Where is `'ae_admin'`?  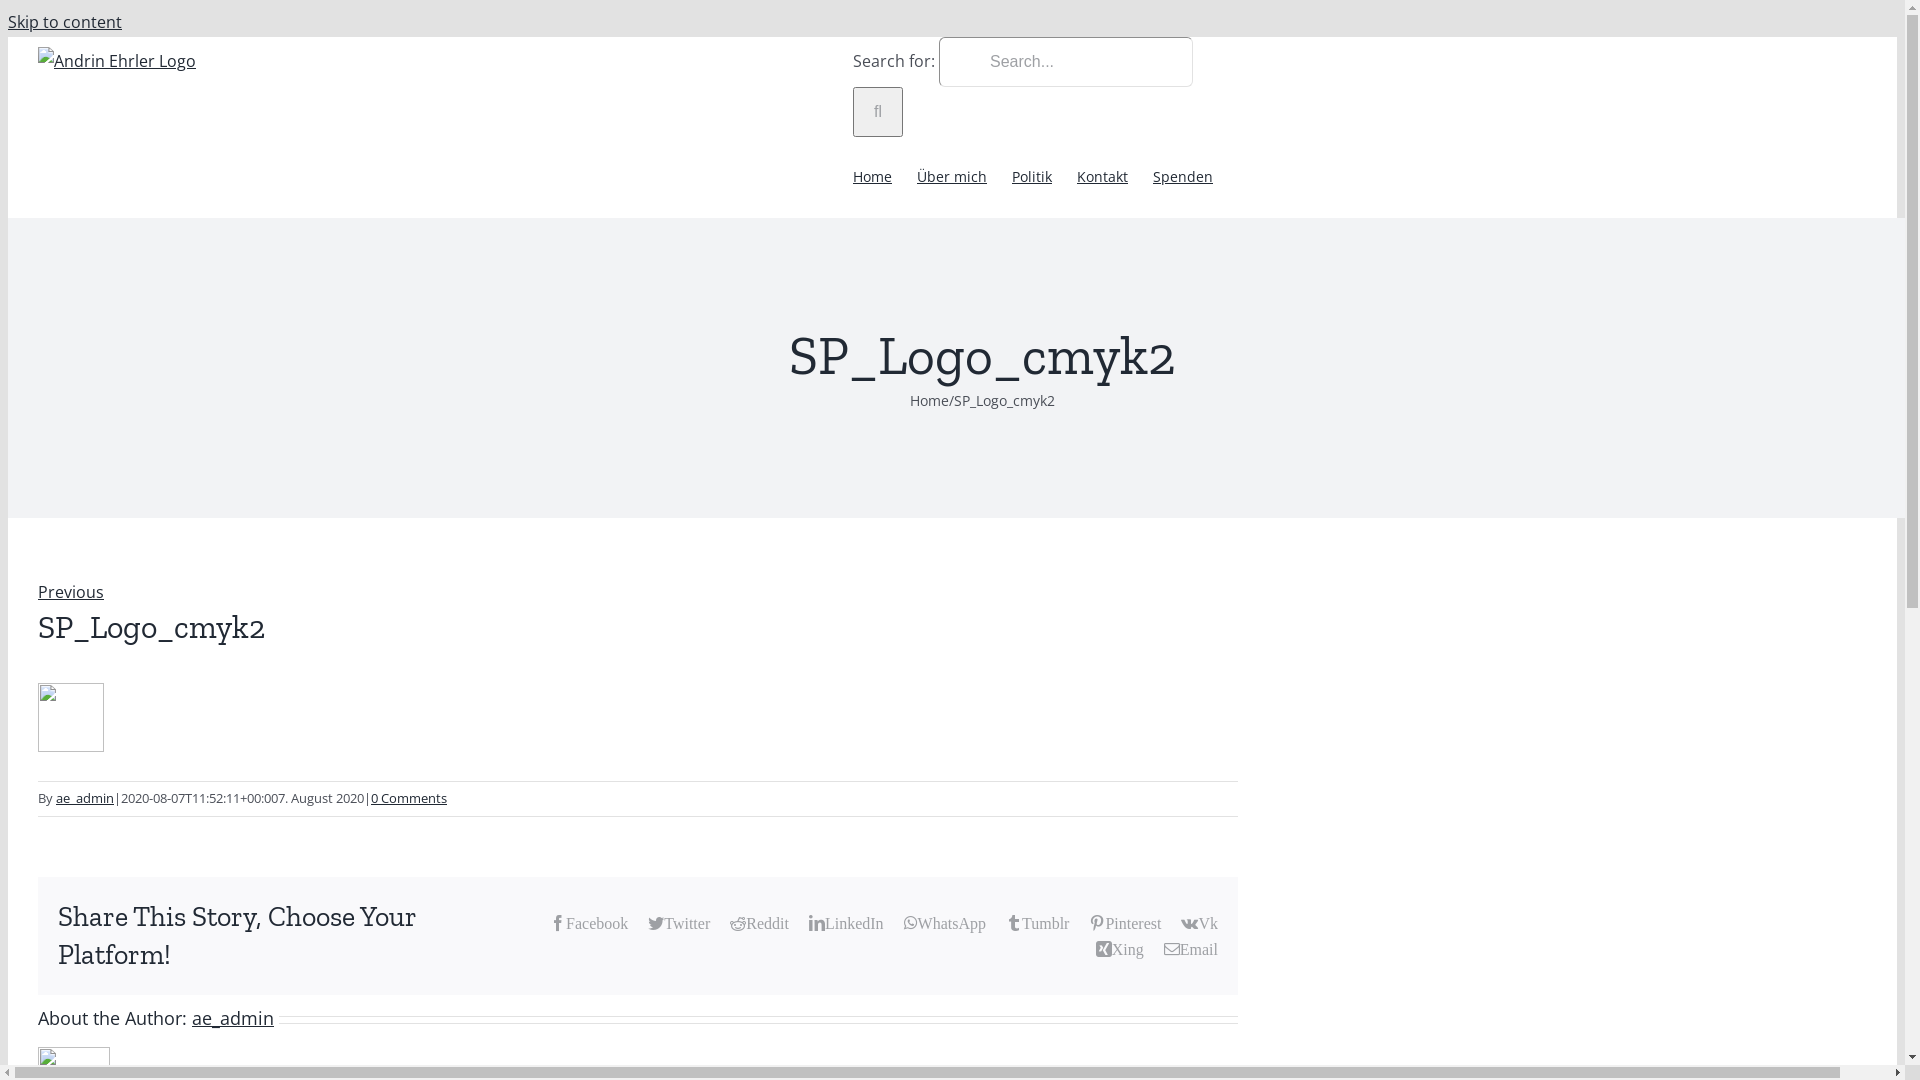
'ae_admin' is located at coordinates (84, 797).